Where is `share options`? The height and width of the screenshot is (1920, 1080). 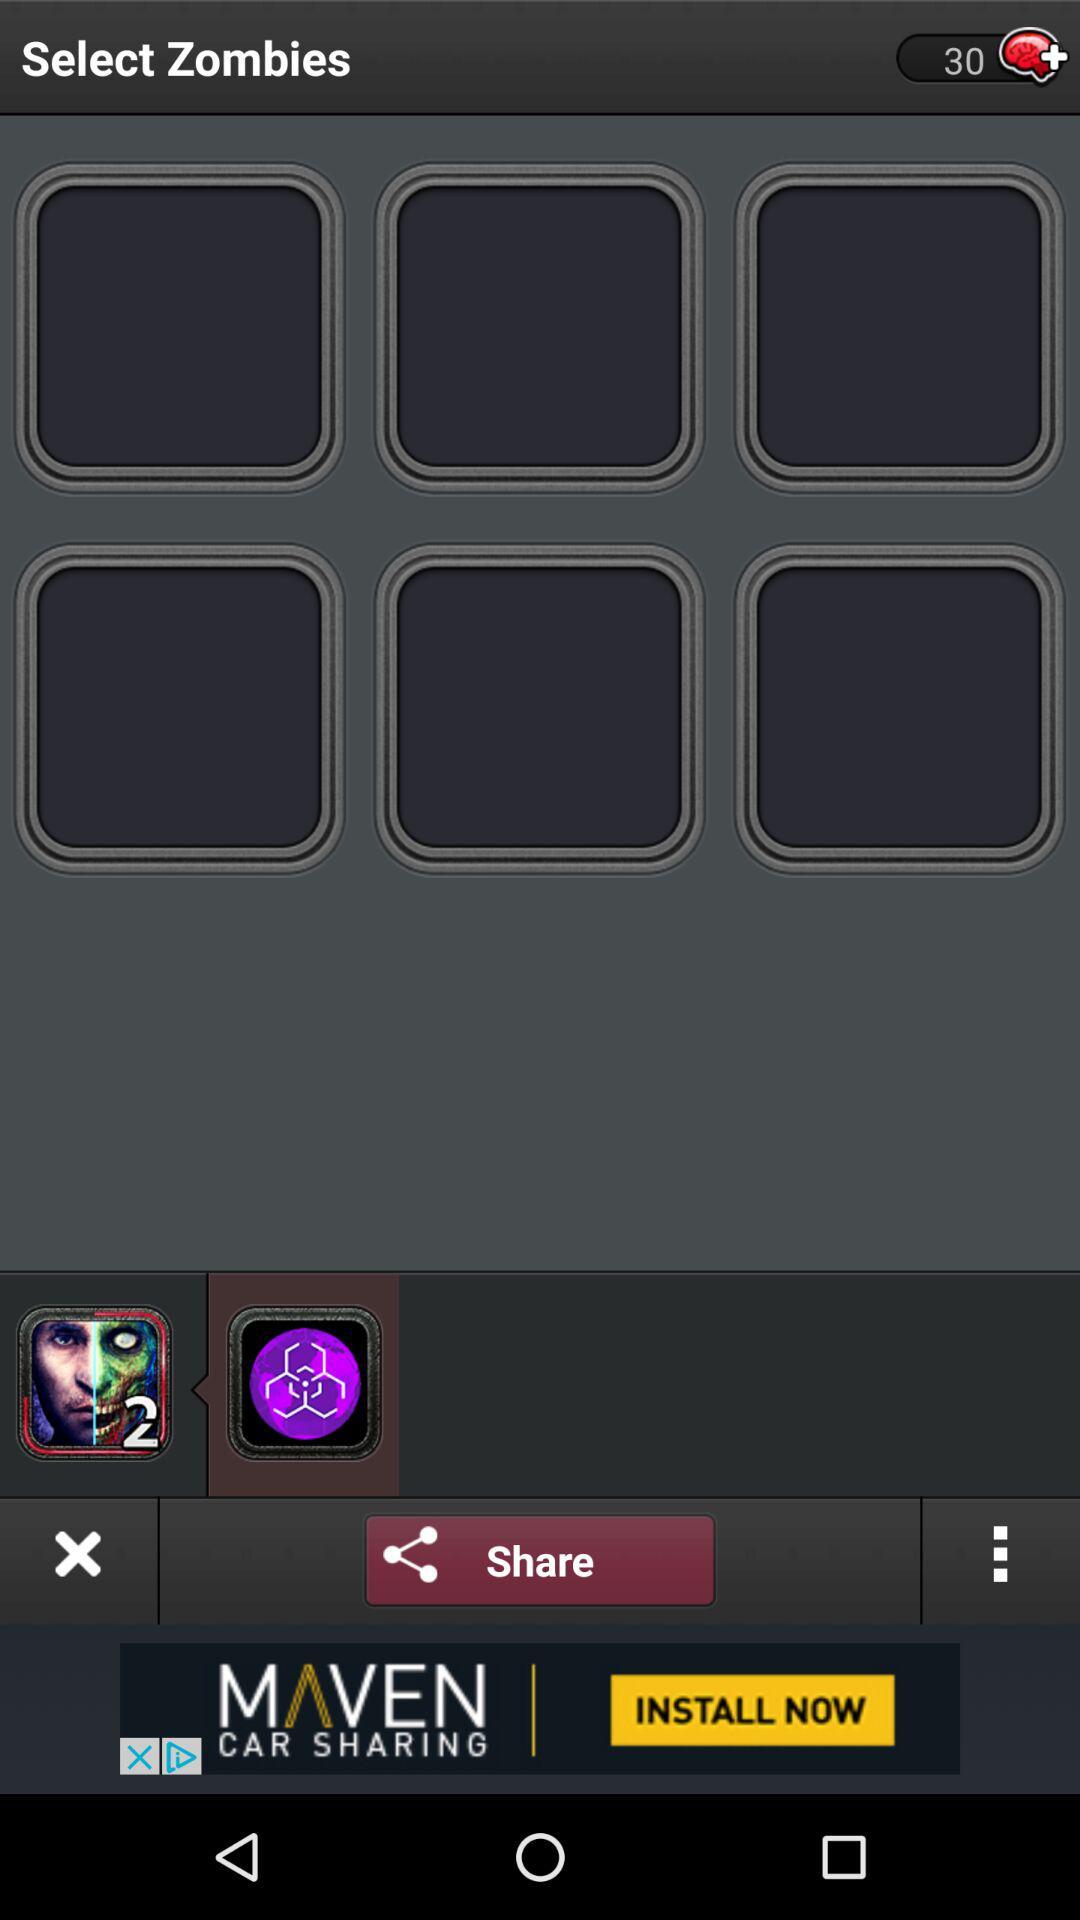
share options is located at coordinates (410, 1559).